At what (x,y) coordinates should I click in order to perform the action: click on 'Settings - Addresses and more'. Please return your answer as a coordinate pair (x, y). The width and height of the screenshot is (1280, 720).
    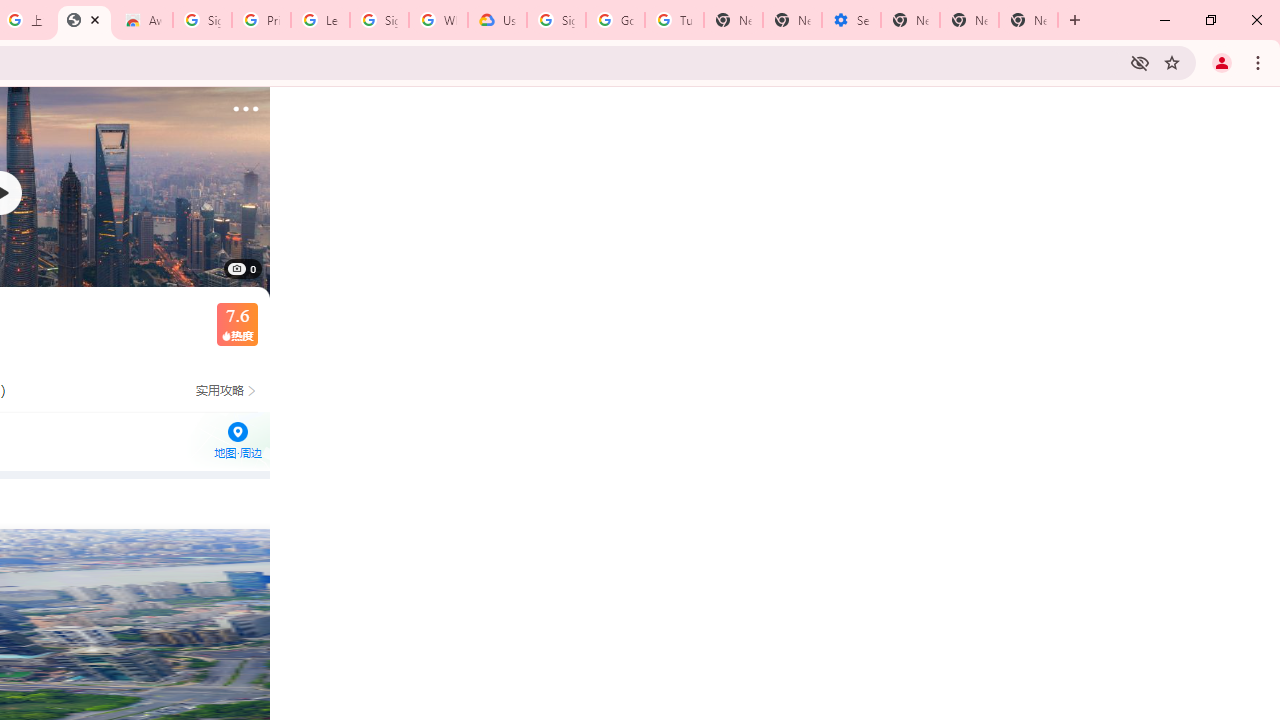
    Looking at the image, I should click on (851, 20).